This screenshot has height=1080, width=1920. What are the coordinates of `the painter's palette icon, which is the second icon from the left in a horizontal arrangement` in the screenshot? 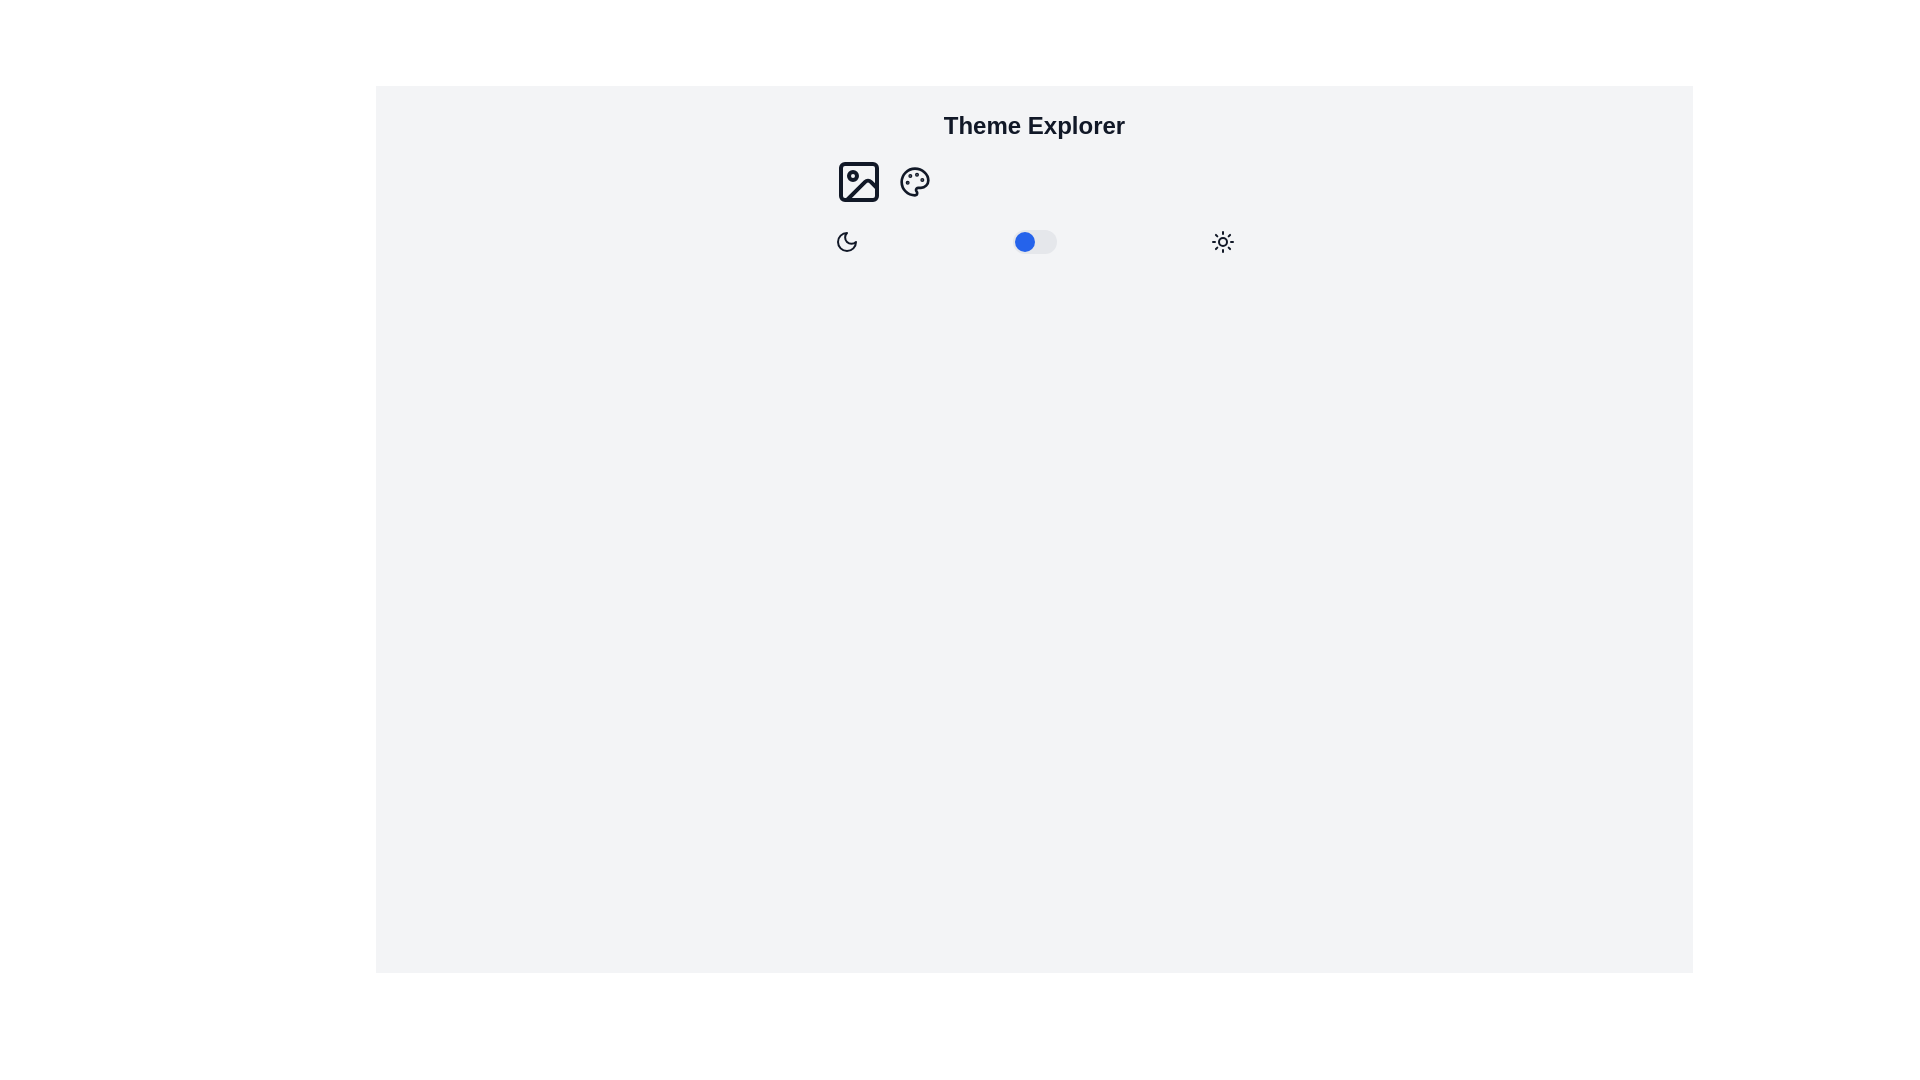 It's located at (913, 181).